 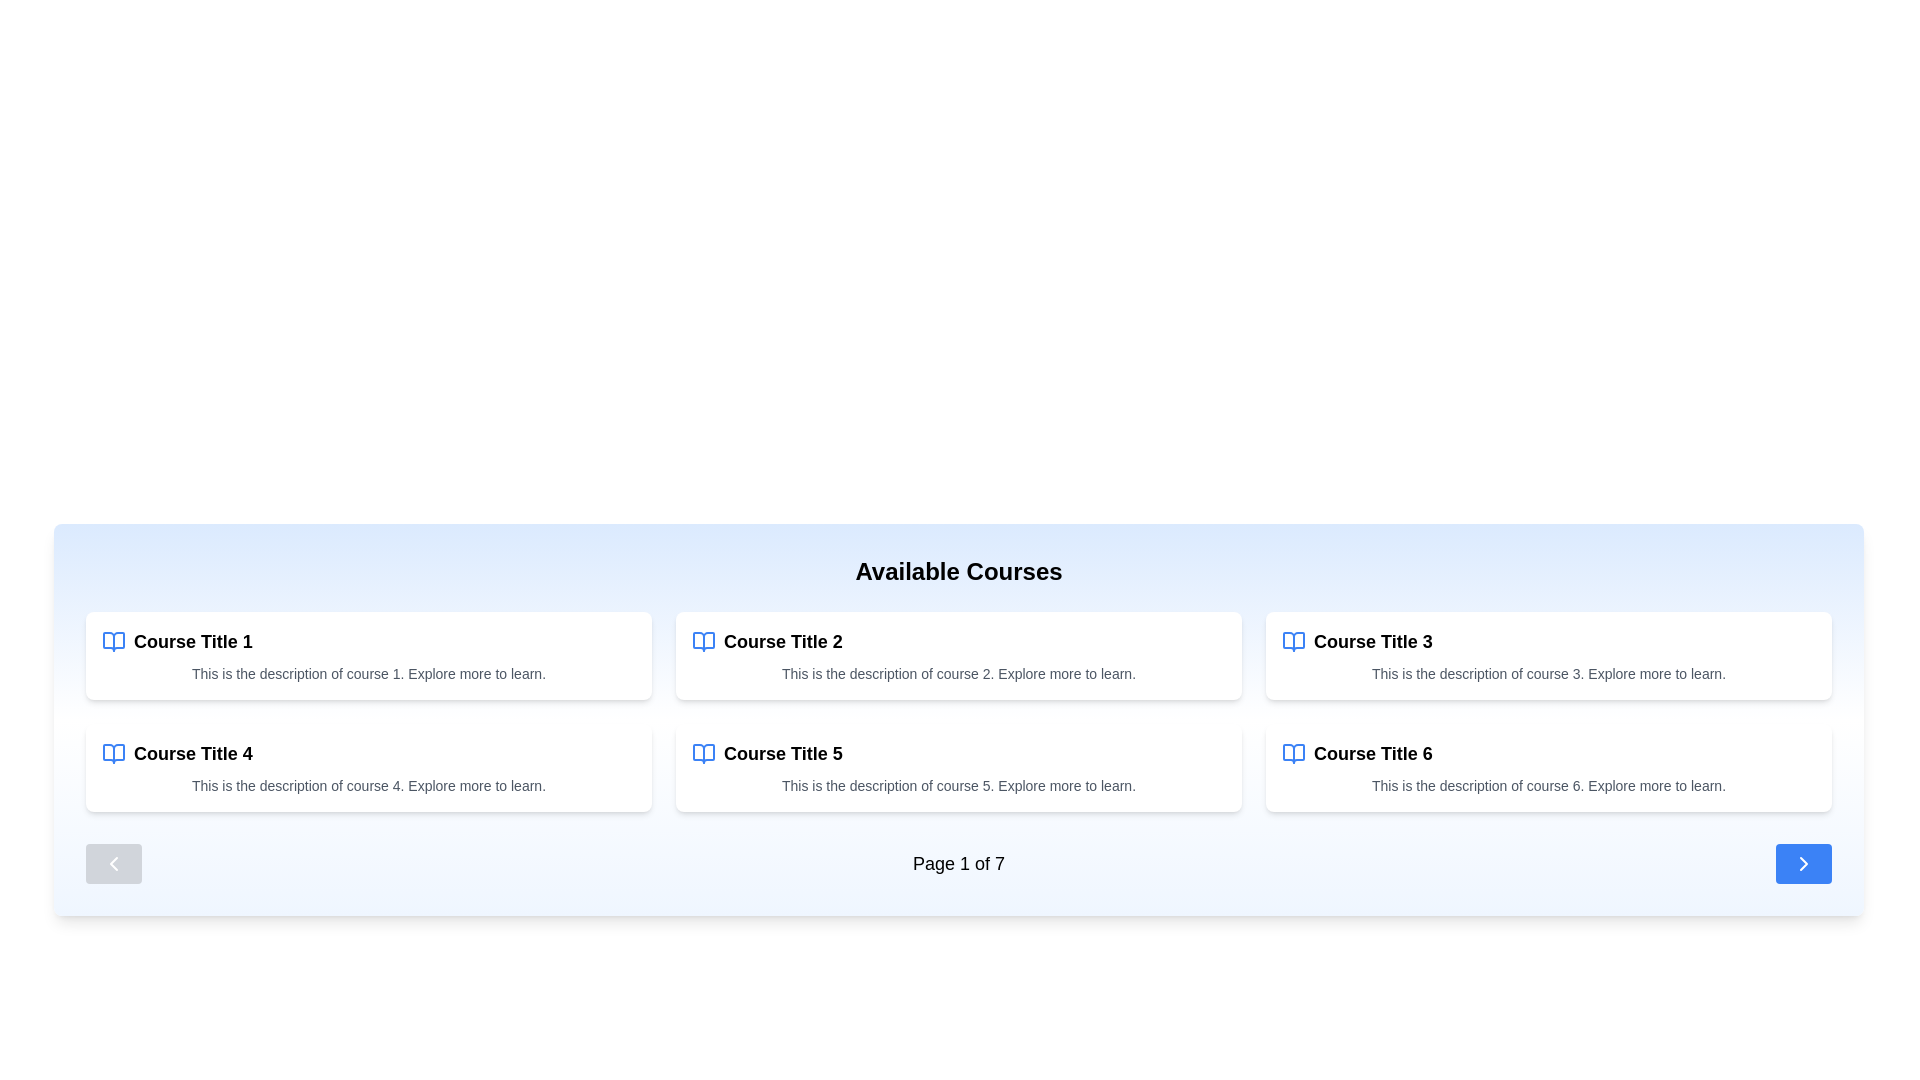 What do you see at coordinates (1548, 785) in the screenshot?
I see `text label that displays 'This is the description of course 6. Explore more to learn.' located below the title 'Course Title 6'` at bounding box center [1548, 785].